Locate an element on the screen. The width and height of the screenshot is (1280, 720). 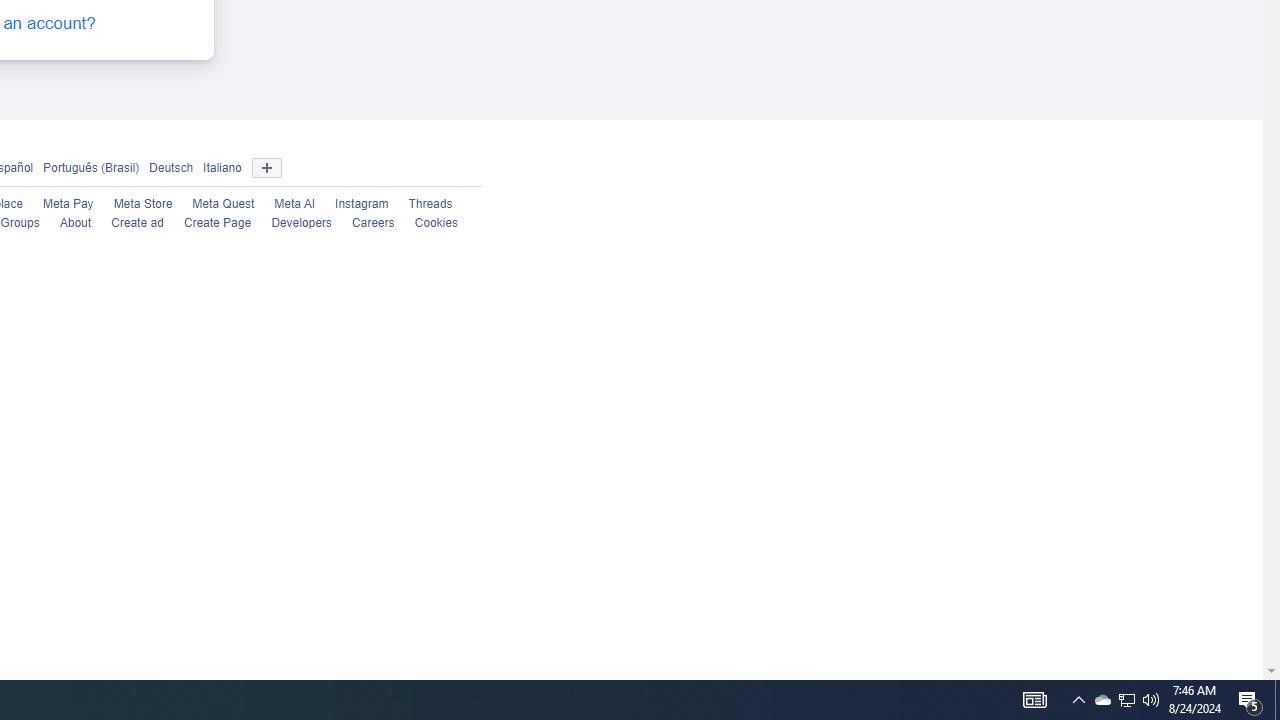
'Cookies' is located at coordinates (434, 223).